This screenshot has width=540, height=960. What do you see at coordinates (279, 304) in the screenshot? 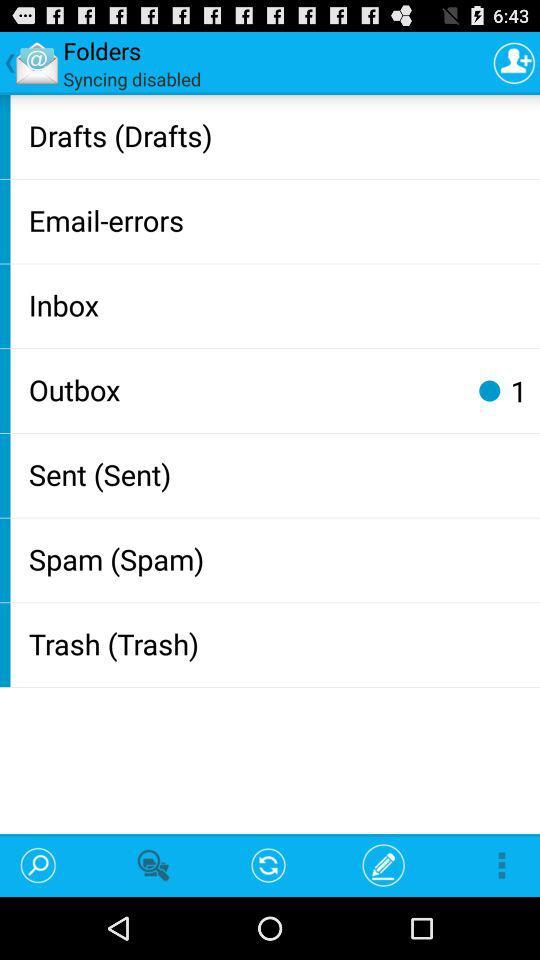
I see `the inbox app` at bounding box center [279, 304].